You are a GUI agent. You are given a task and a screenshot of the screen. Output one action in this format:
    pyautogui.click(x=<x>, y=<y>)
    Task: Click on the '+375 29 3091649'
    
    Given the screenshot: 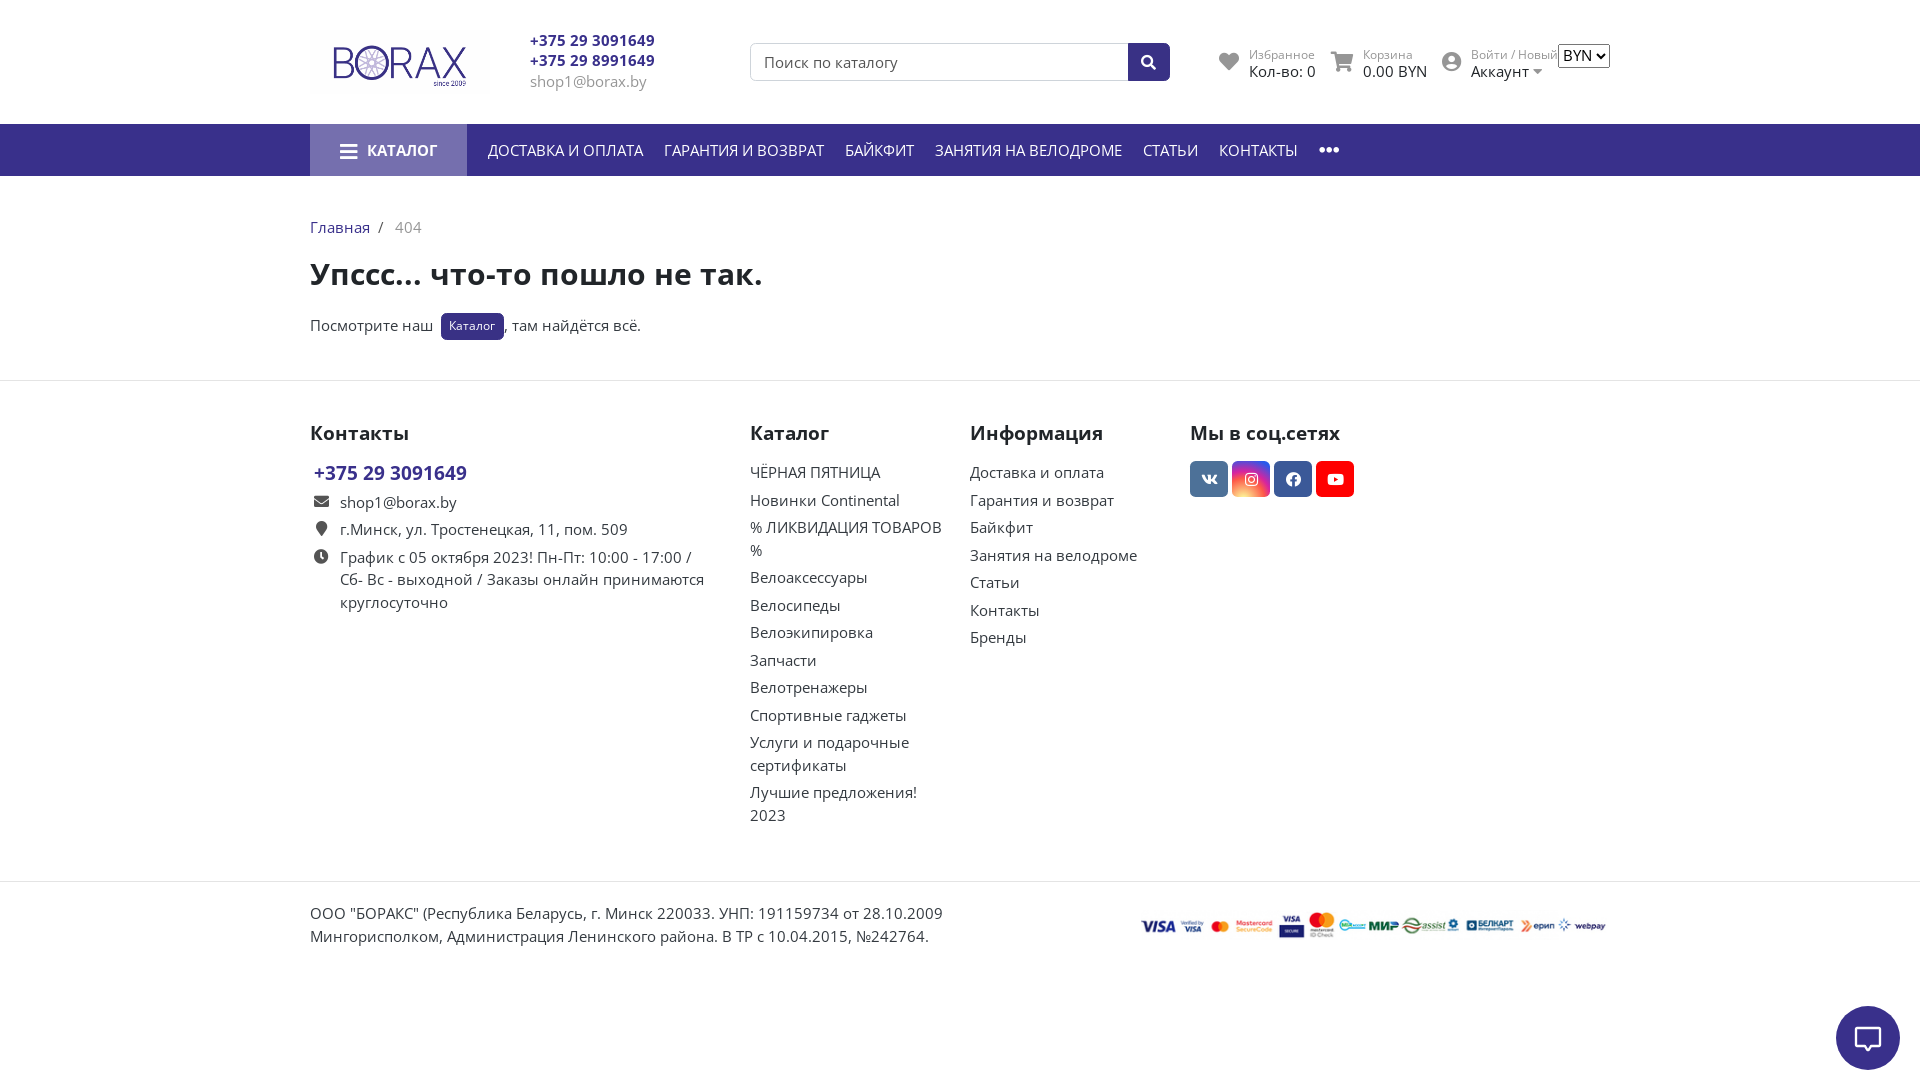 What is the action you would take?
    pyautogui.click(x=591, y=39)
    